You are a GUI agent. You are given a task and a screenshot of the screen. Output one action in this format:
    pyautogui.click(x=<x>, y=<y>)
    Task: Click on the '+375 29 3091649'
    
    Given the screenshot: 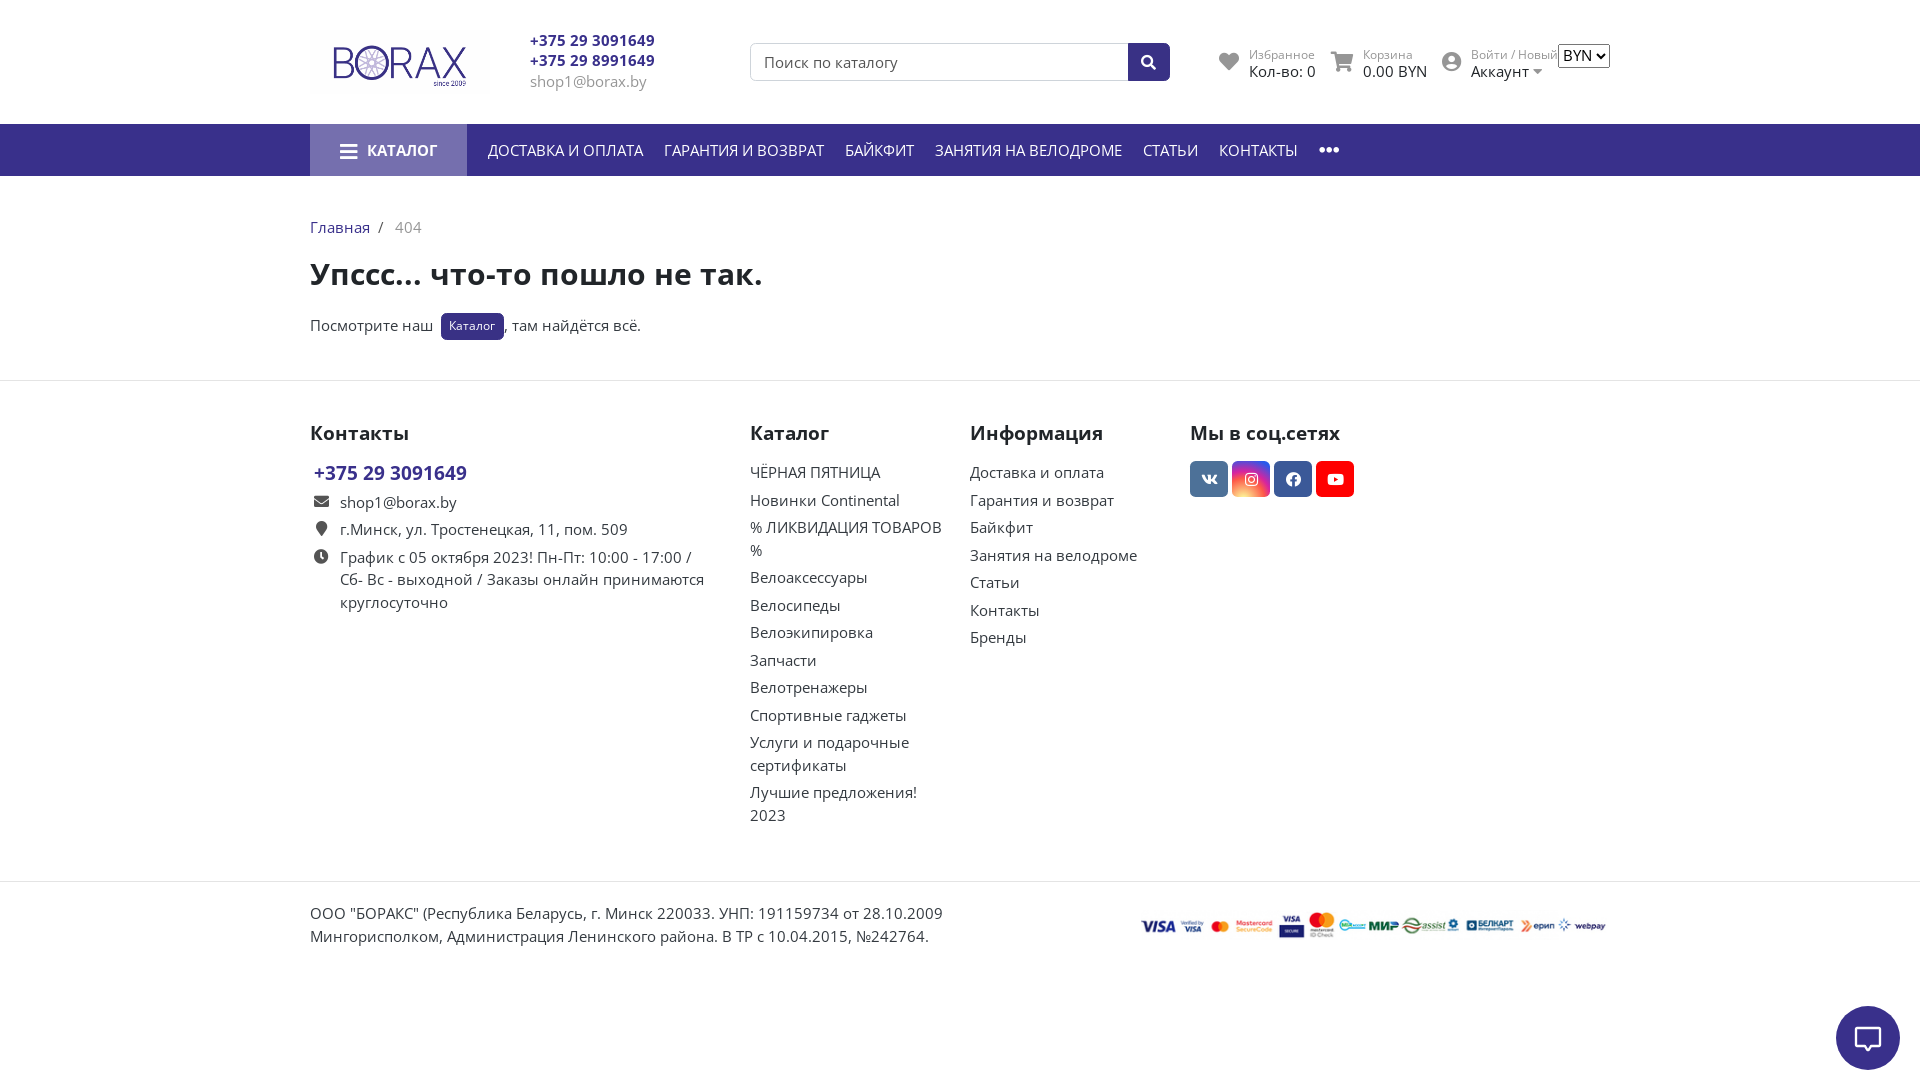 What is the action you would take?
    pyautogui.click(x=591, y=39)
    